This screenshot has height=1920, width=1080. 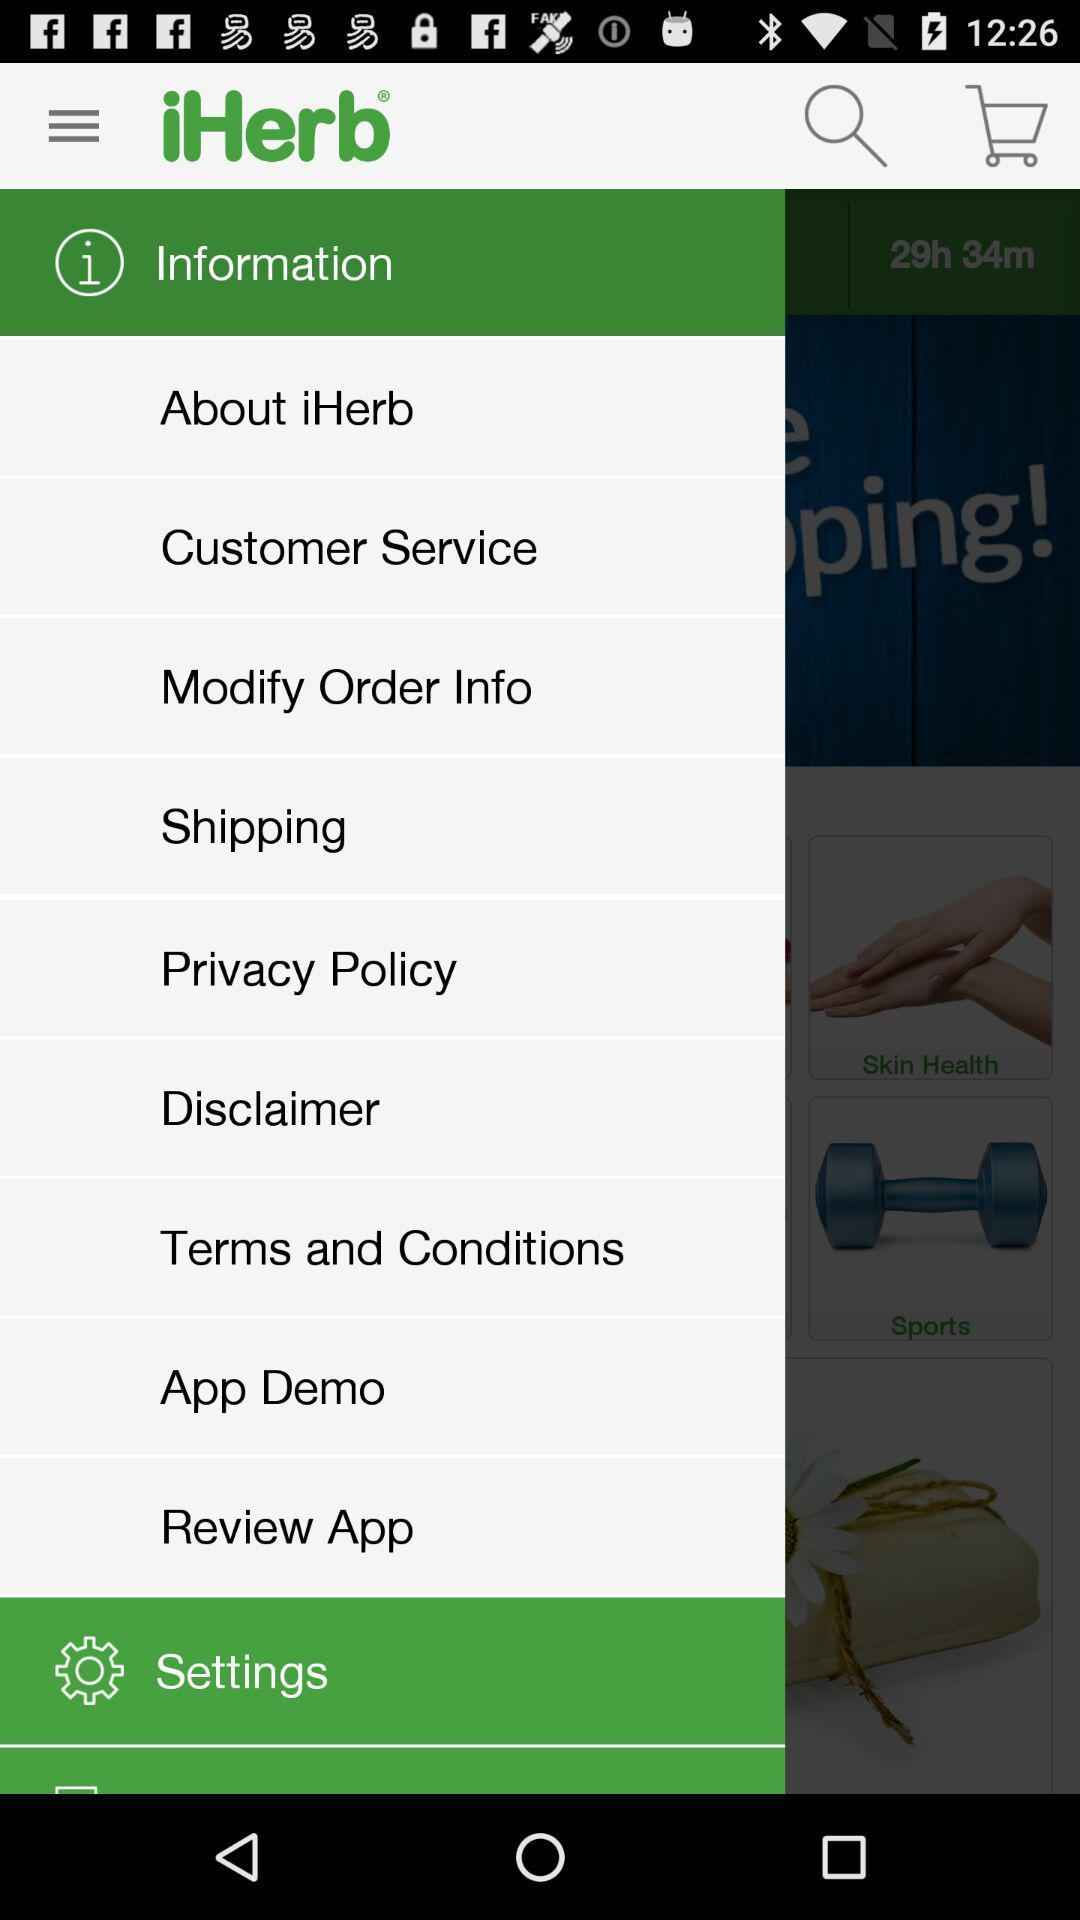 I want to click on the search icon, so click(x=845, y=133).